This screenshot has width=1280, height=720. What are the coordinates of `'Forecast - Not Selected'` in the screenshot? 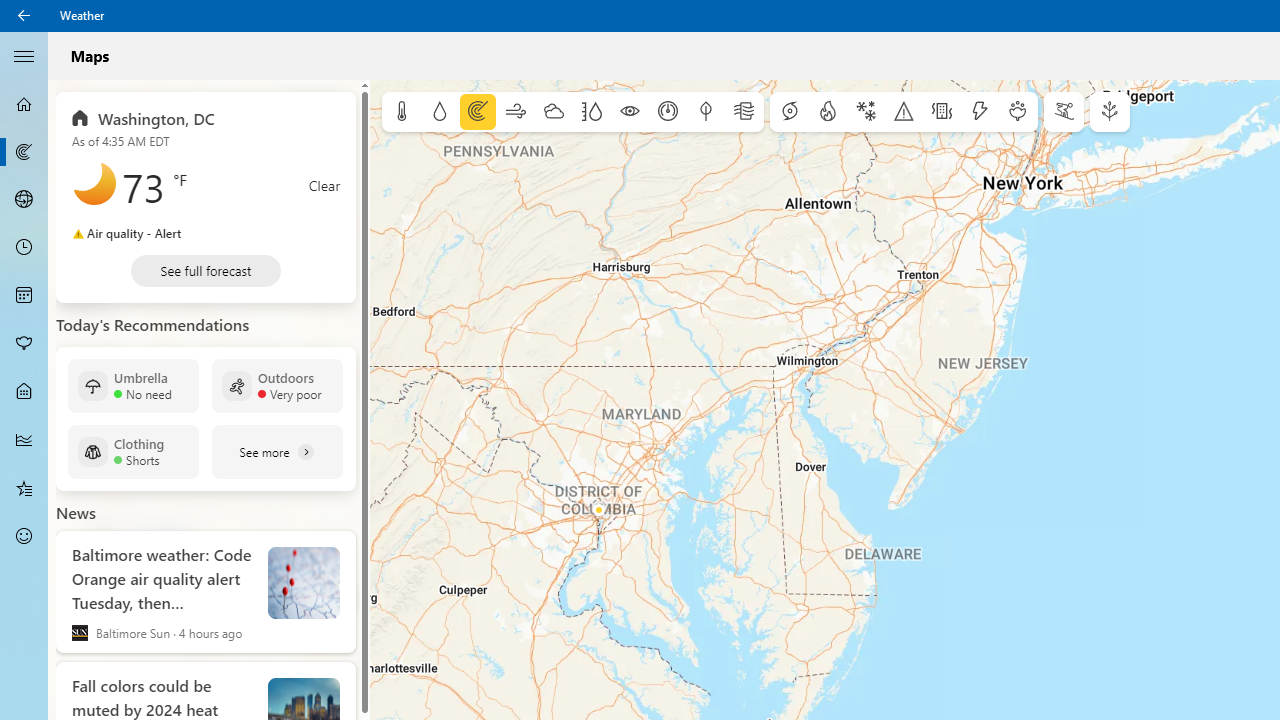 It's located at (24, 104).